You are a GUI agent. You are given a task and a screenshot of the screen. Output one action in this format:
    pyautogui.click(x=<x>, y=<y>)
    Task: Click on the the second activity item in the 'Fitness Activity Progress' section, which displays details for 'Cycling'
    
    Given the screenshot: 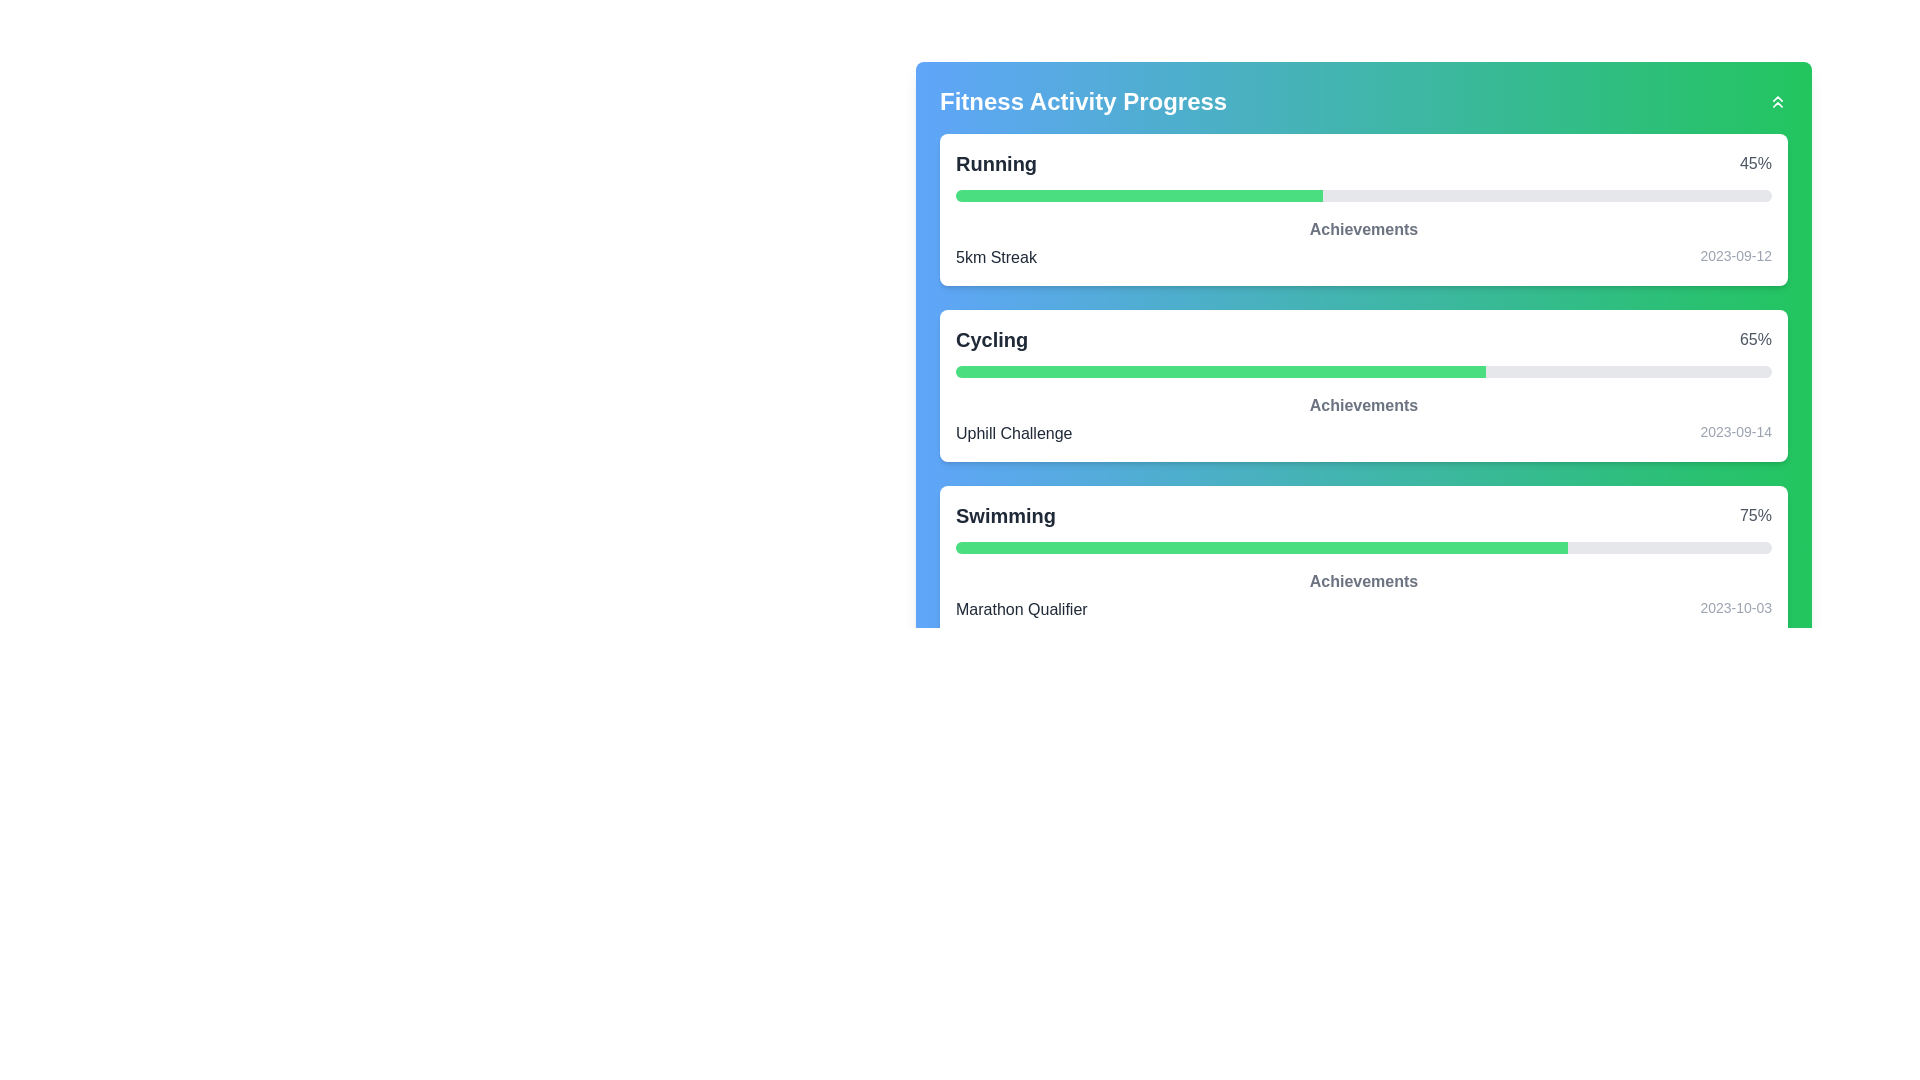 What is the action you would take?
    pyautogui.click(x=1362, y=385)
    